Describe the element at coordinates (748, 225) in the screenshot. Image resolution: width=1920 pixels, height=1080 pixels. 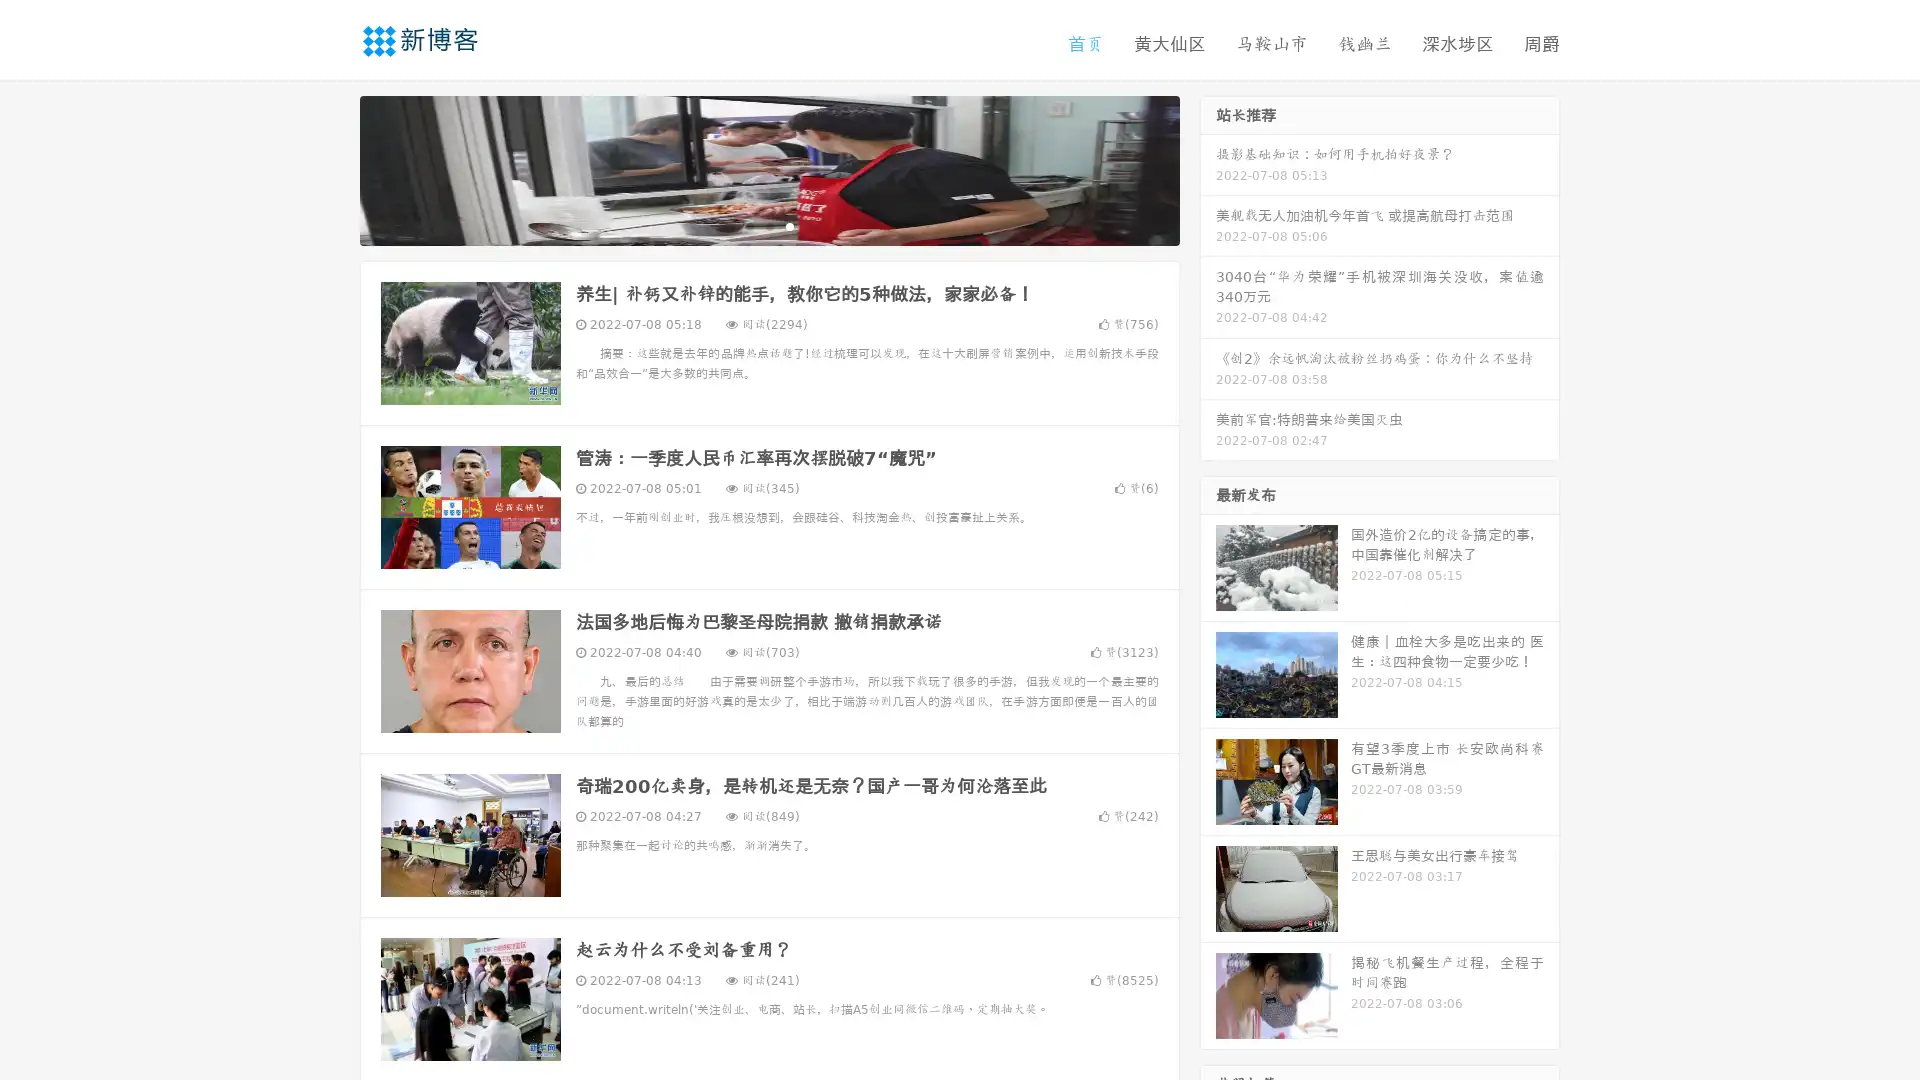
I see `Go to slide 1` at that location.